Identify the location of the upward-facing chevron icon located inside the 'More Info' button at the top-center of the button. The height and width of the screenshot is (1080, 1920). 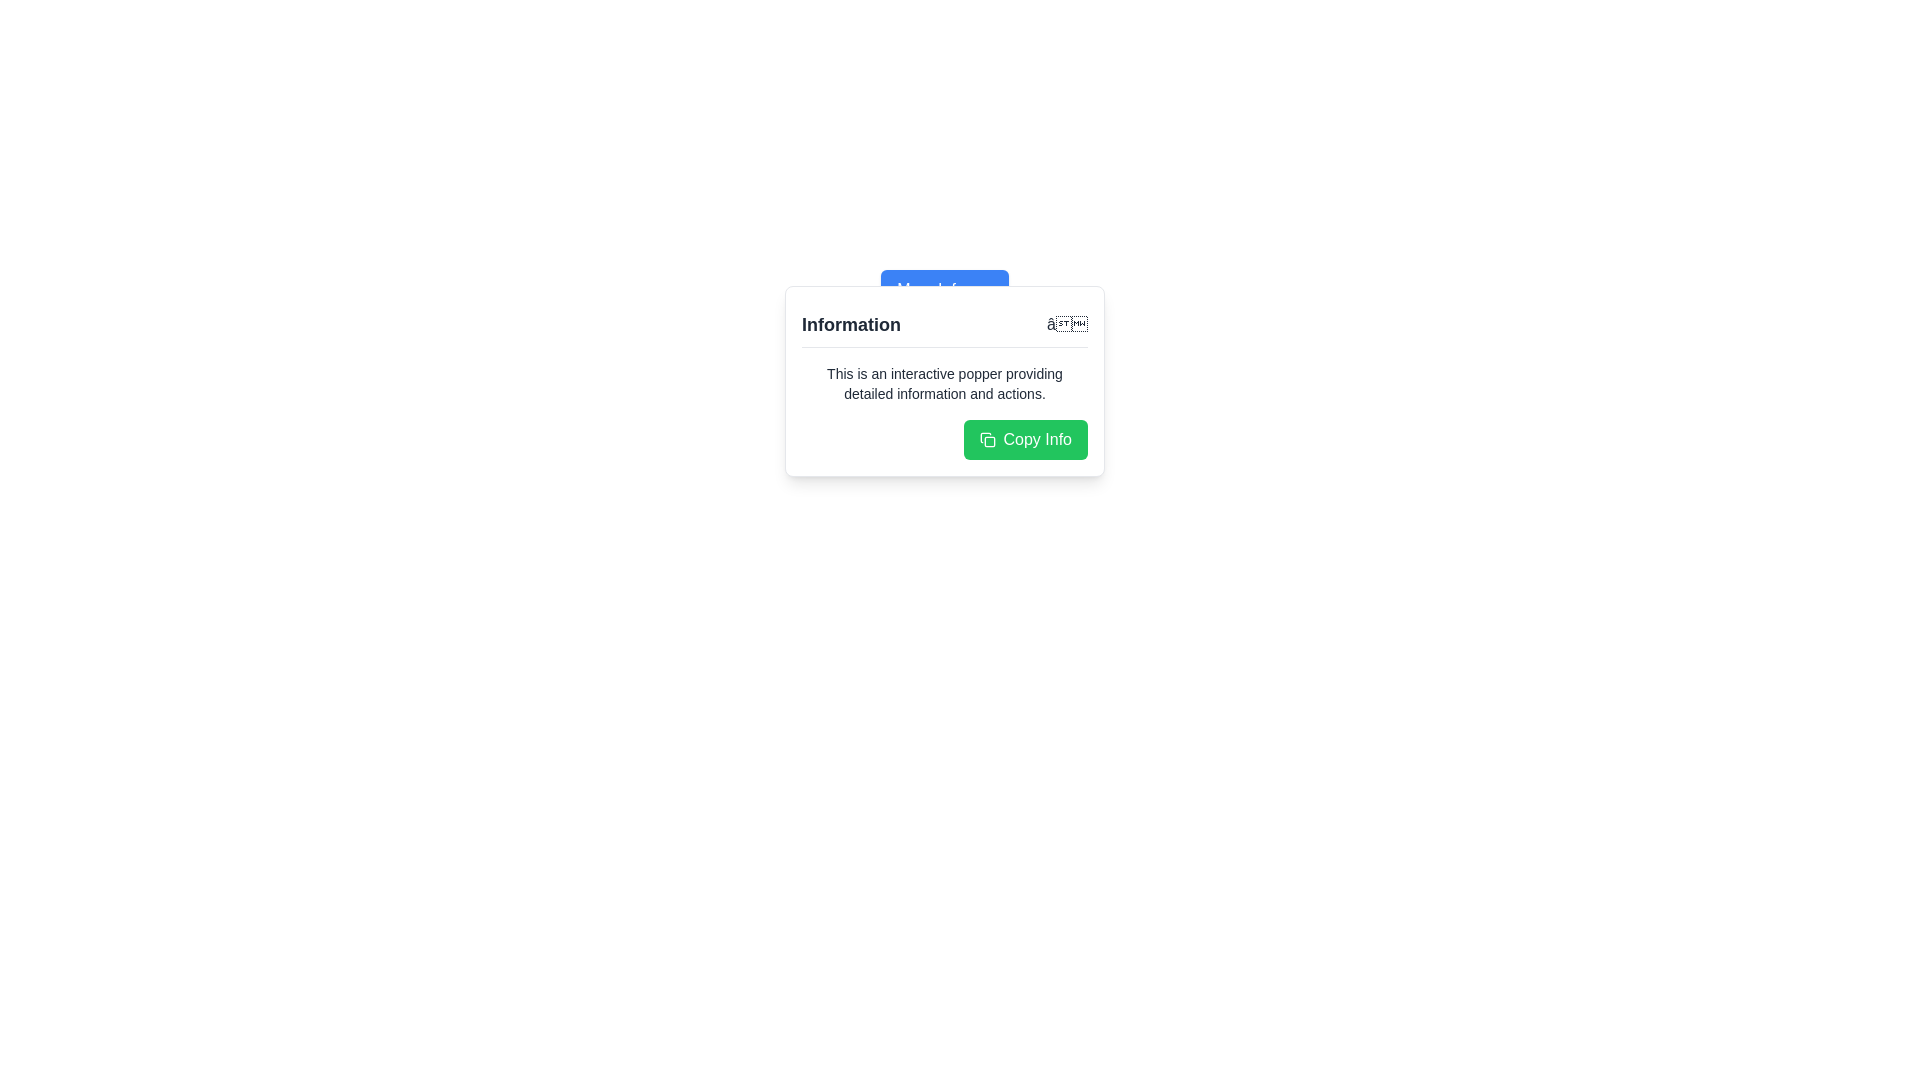
(982, 289).